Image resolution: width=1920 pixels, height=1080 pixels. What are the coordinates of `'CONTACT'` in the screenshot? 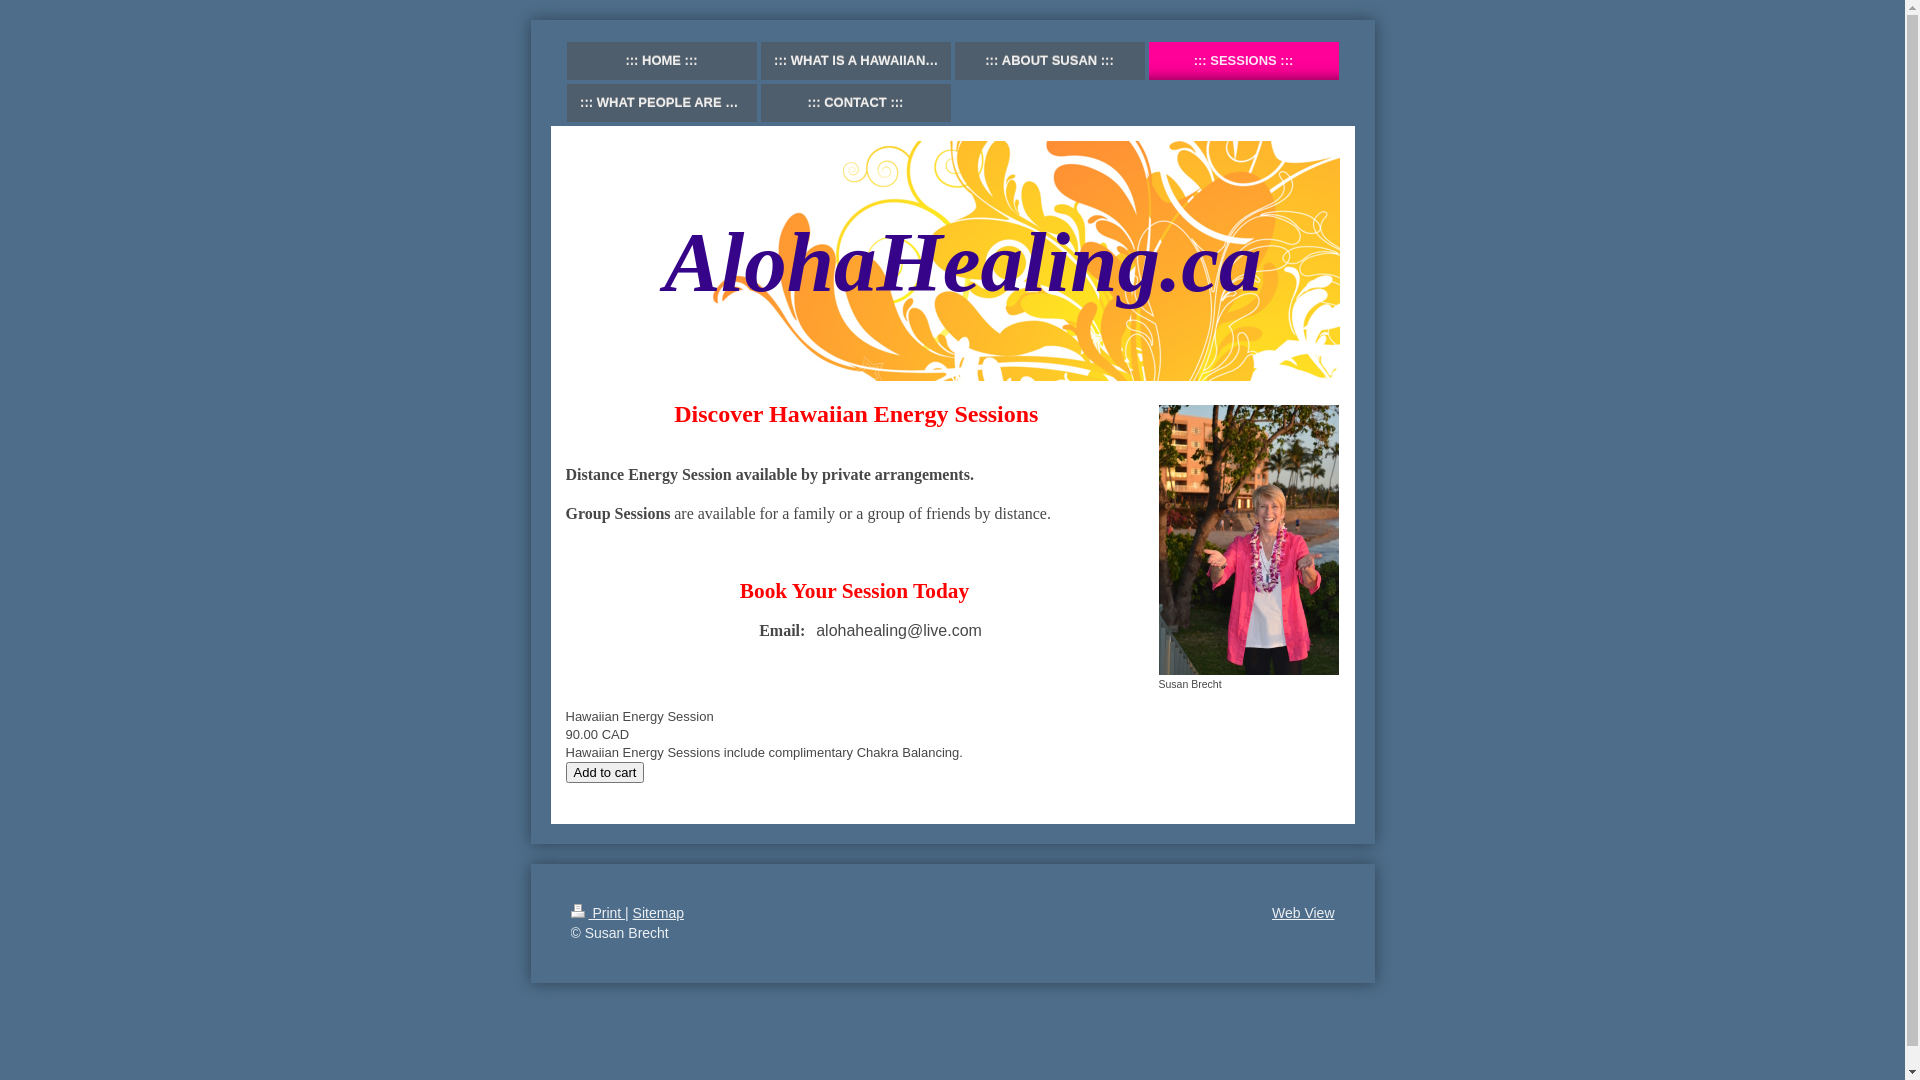 It's located at (854, 103).